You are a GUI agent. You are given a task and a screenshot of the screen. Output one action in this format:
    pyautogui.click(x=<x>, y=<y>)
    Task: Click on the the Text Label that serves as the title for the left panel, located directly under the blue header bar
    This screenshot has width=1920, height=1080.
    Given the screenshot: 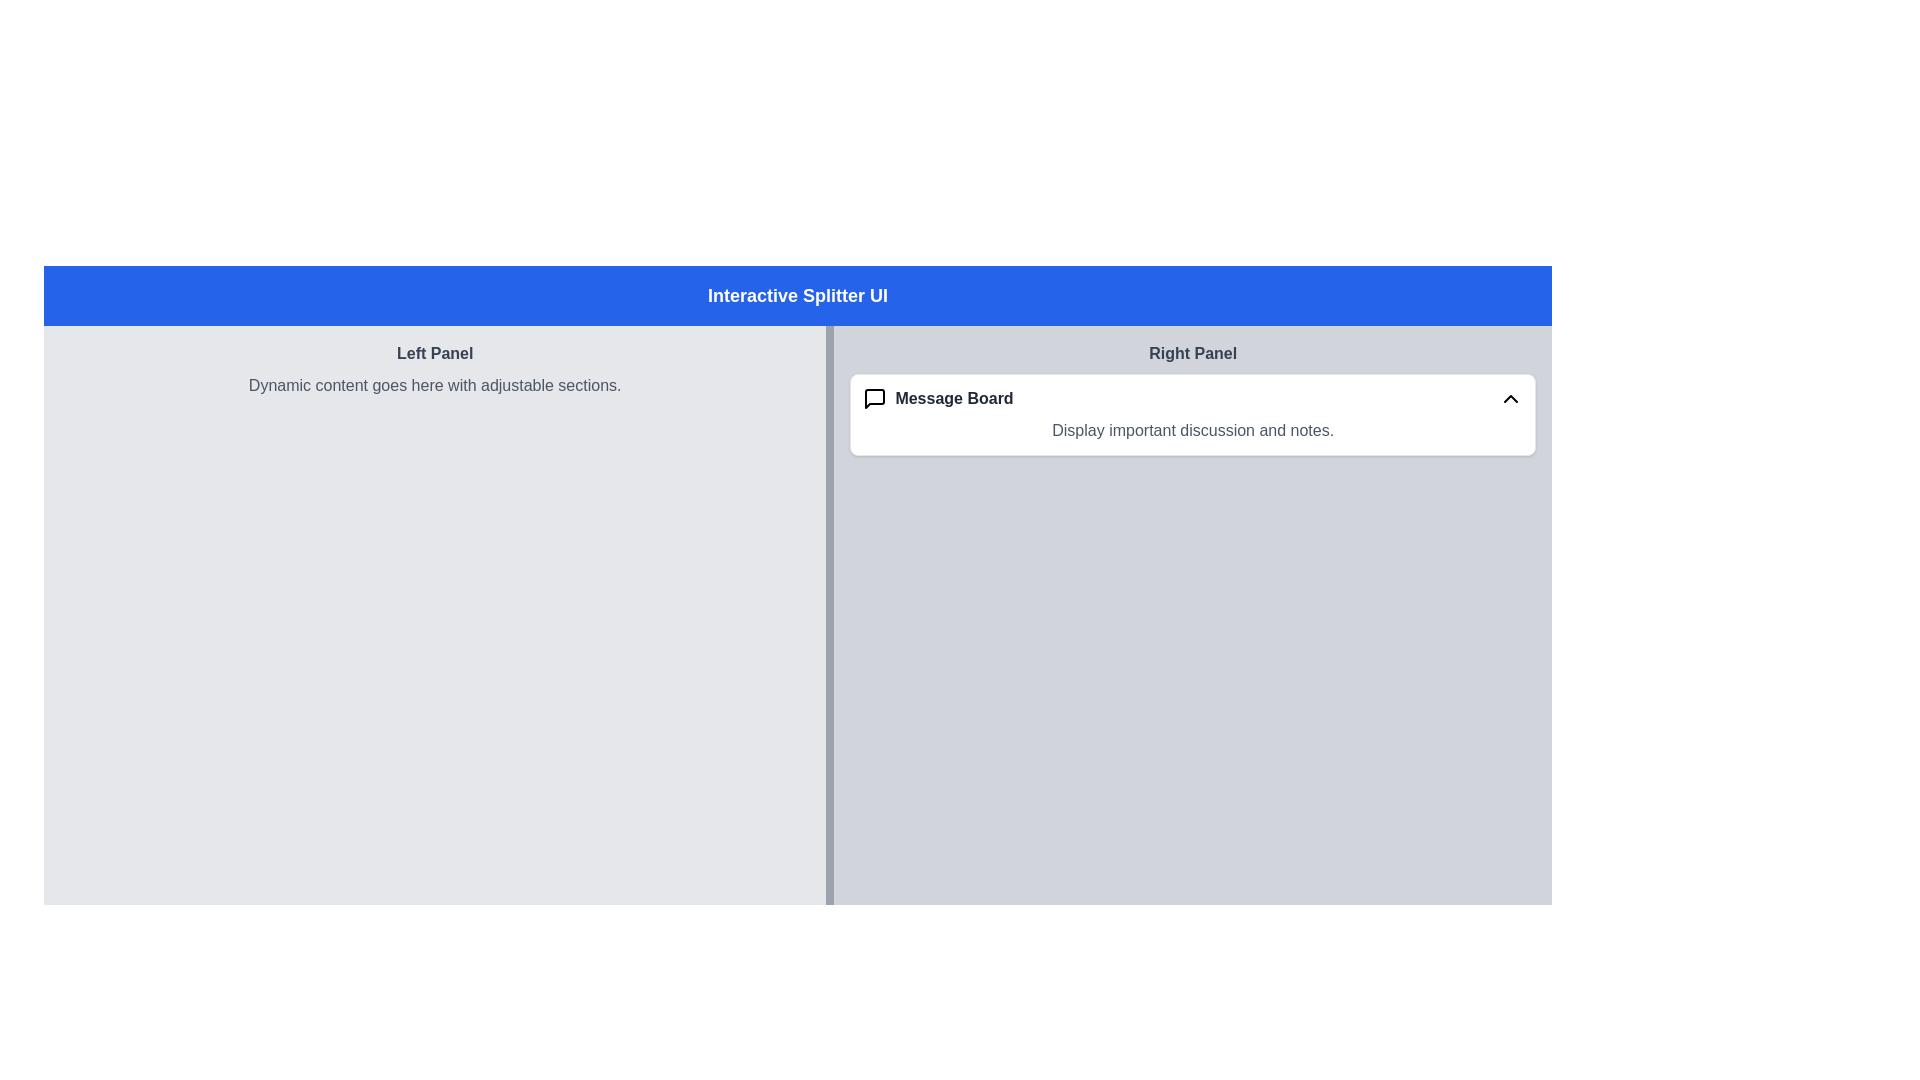 What is the action you would take?
    pyautogui.click(x=434, y=353)
    